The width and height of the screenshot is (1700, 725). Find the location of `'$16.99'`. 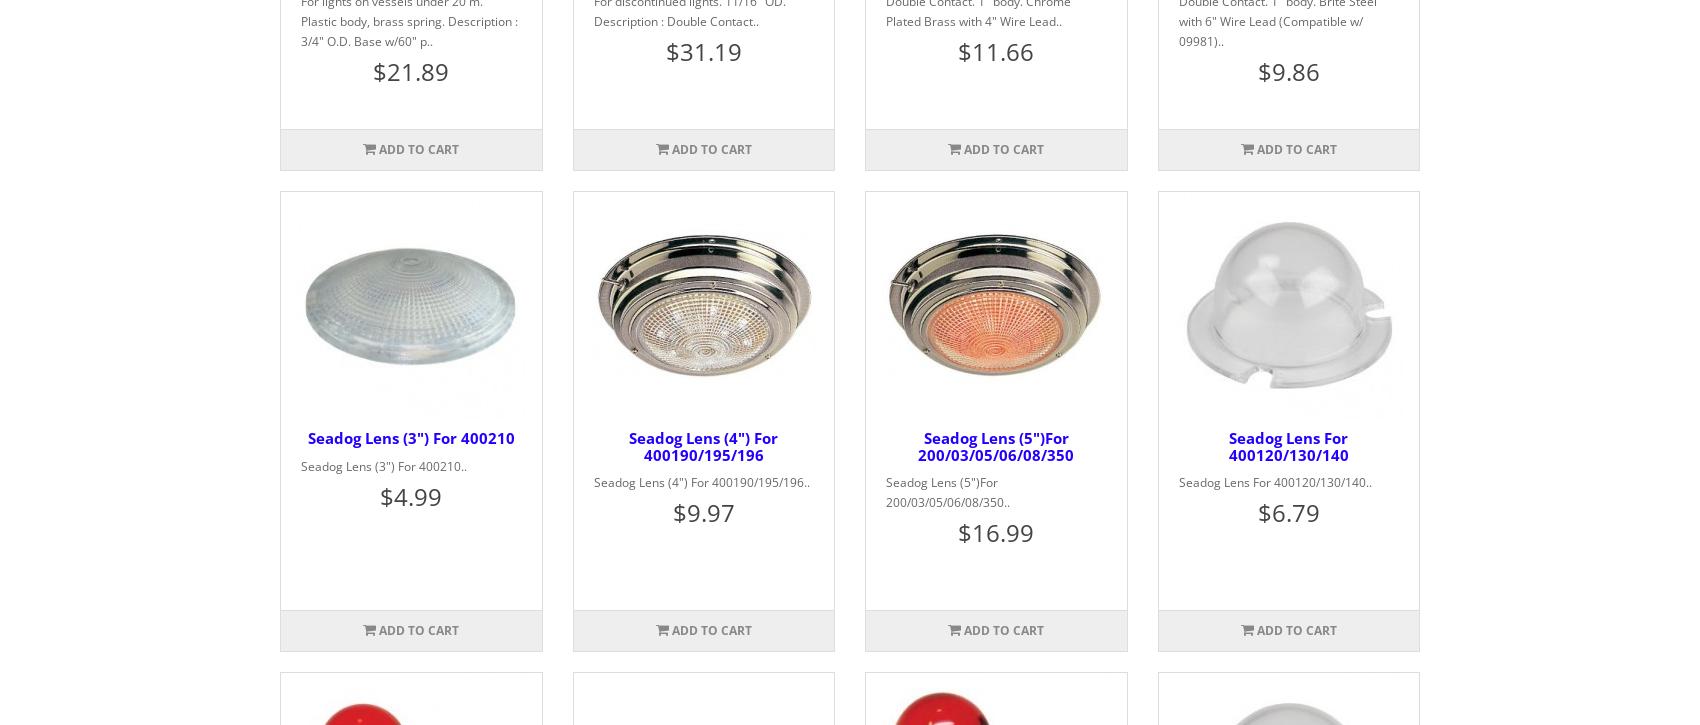

'$16.99' is located at coordinates (995, 532).